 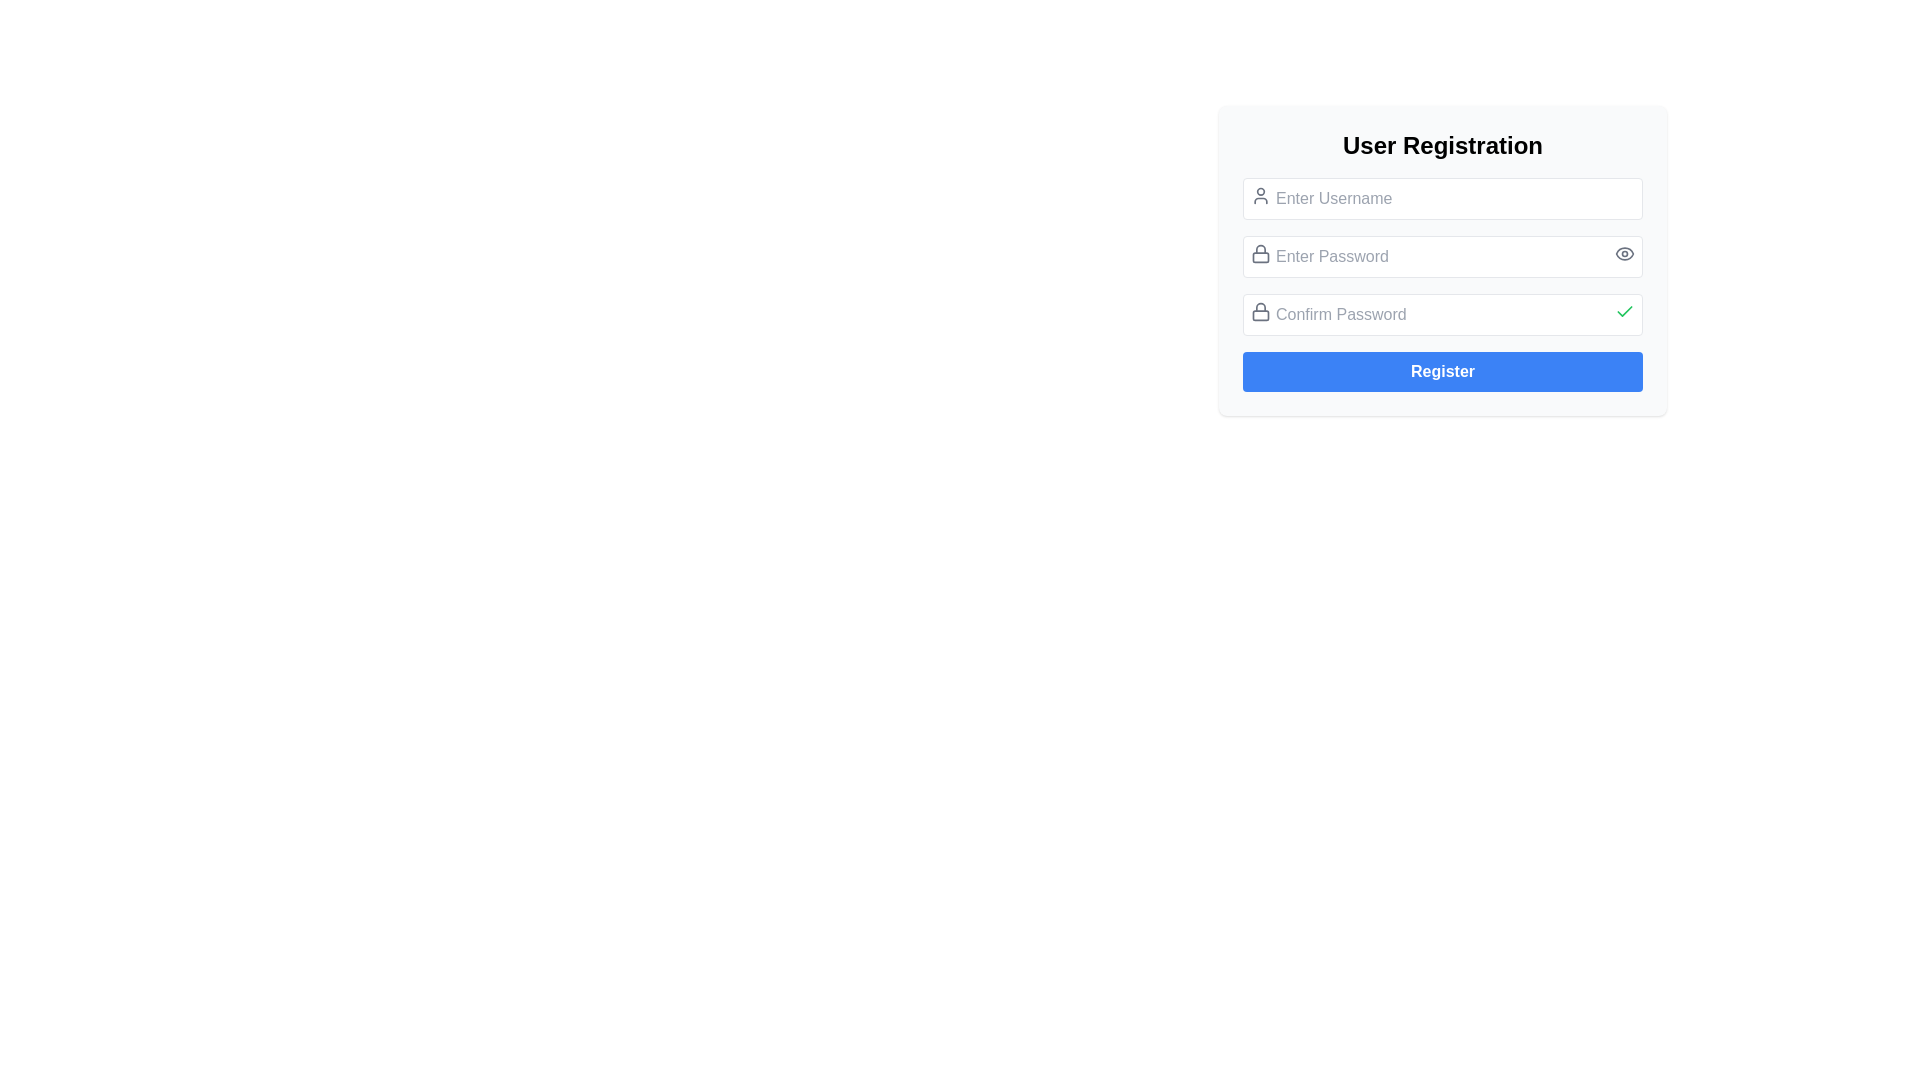 I want to click on the eye icon component that toggles the visibility of the password in the adjacent input field, so click(x=1625, y=253).